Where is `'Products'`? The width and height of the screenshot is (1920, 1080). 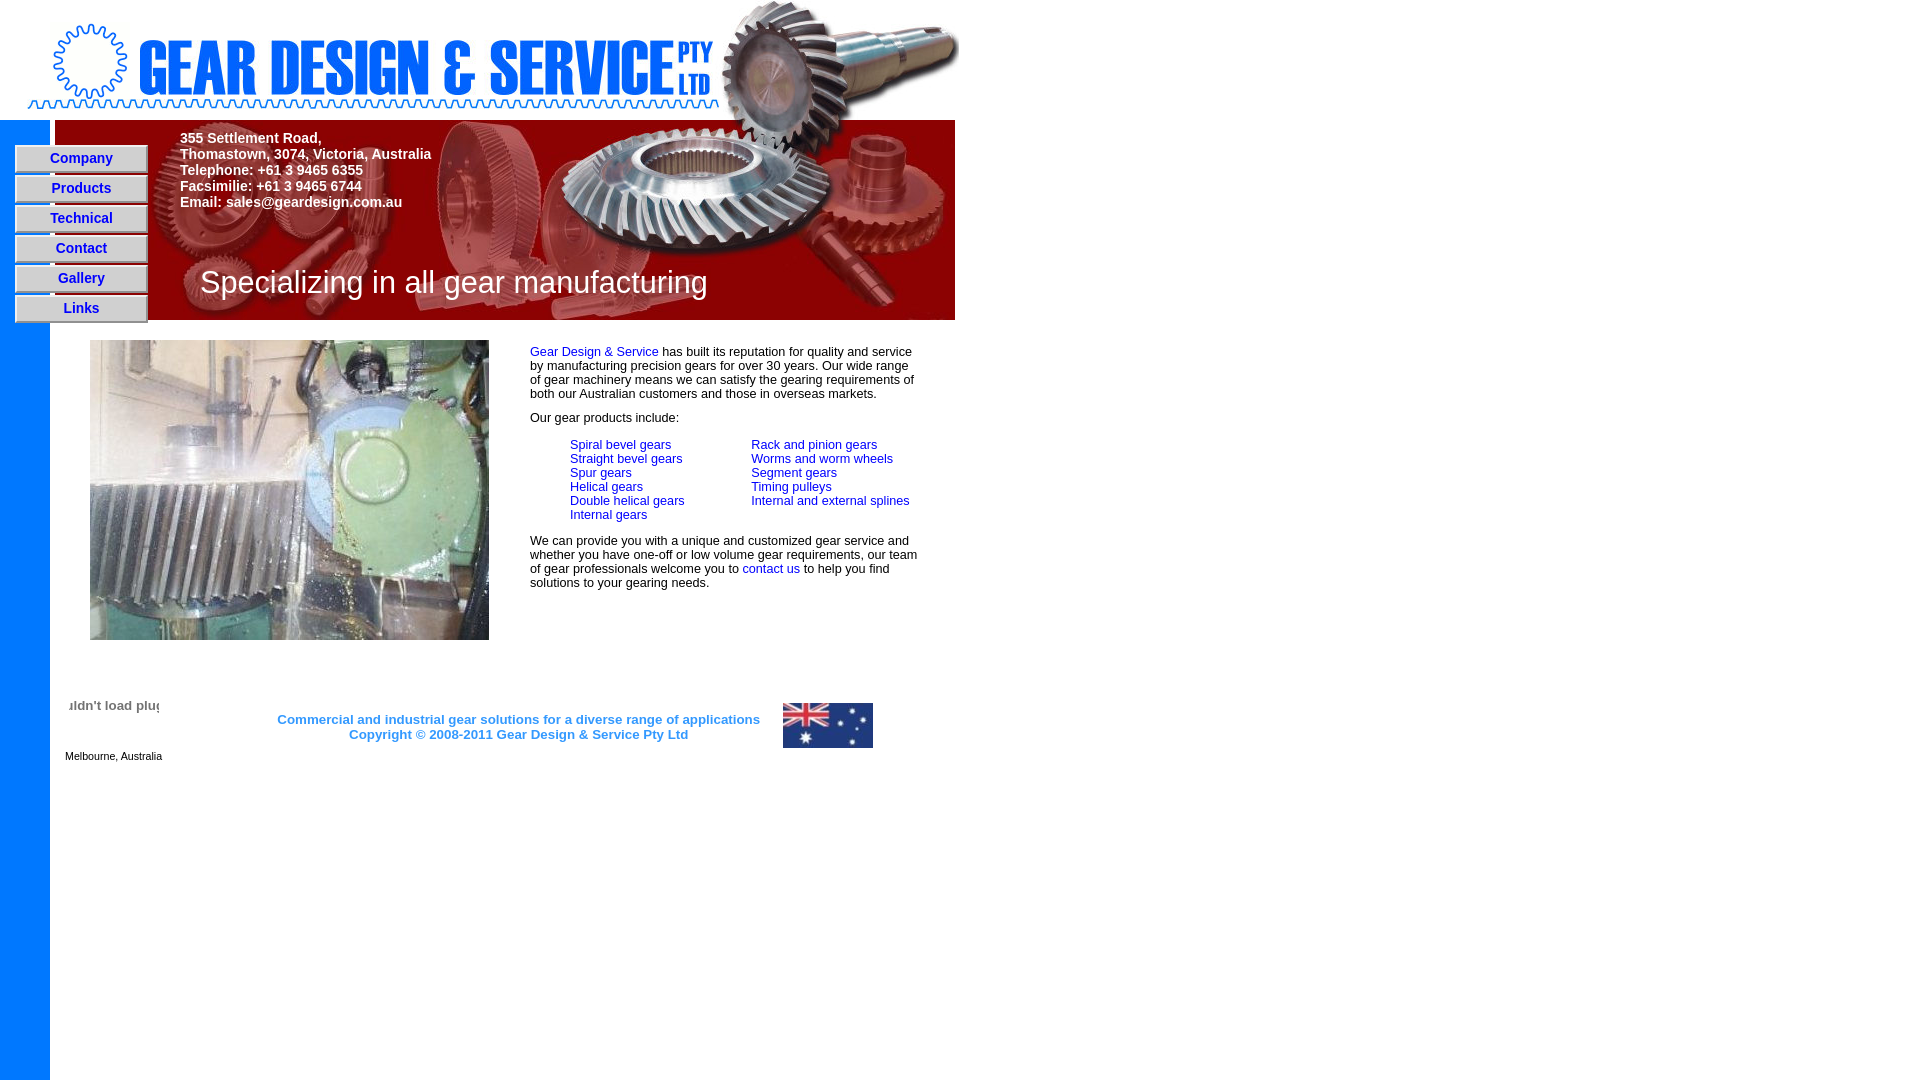 'Products' is located at coordinates (52, 188).